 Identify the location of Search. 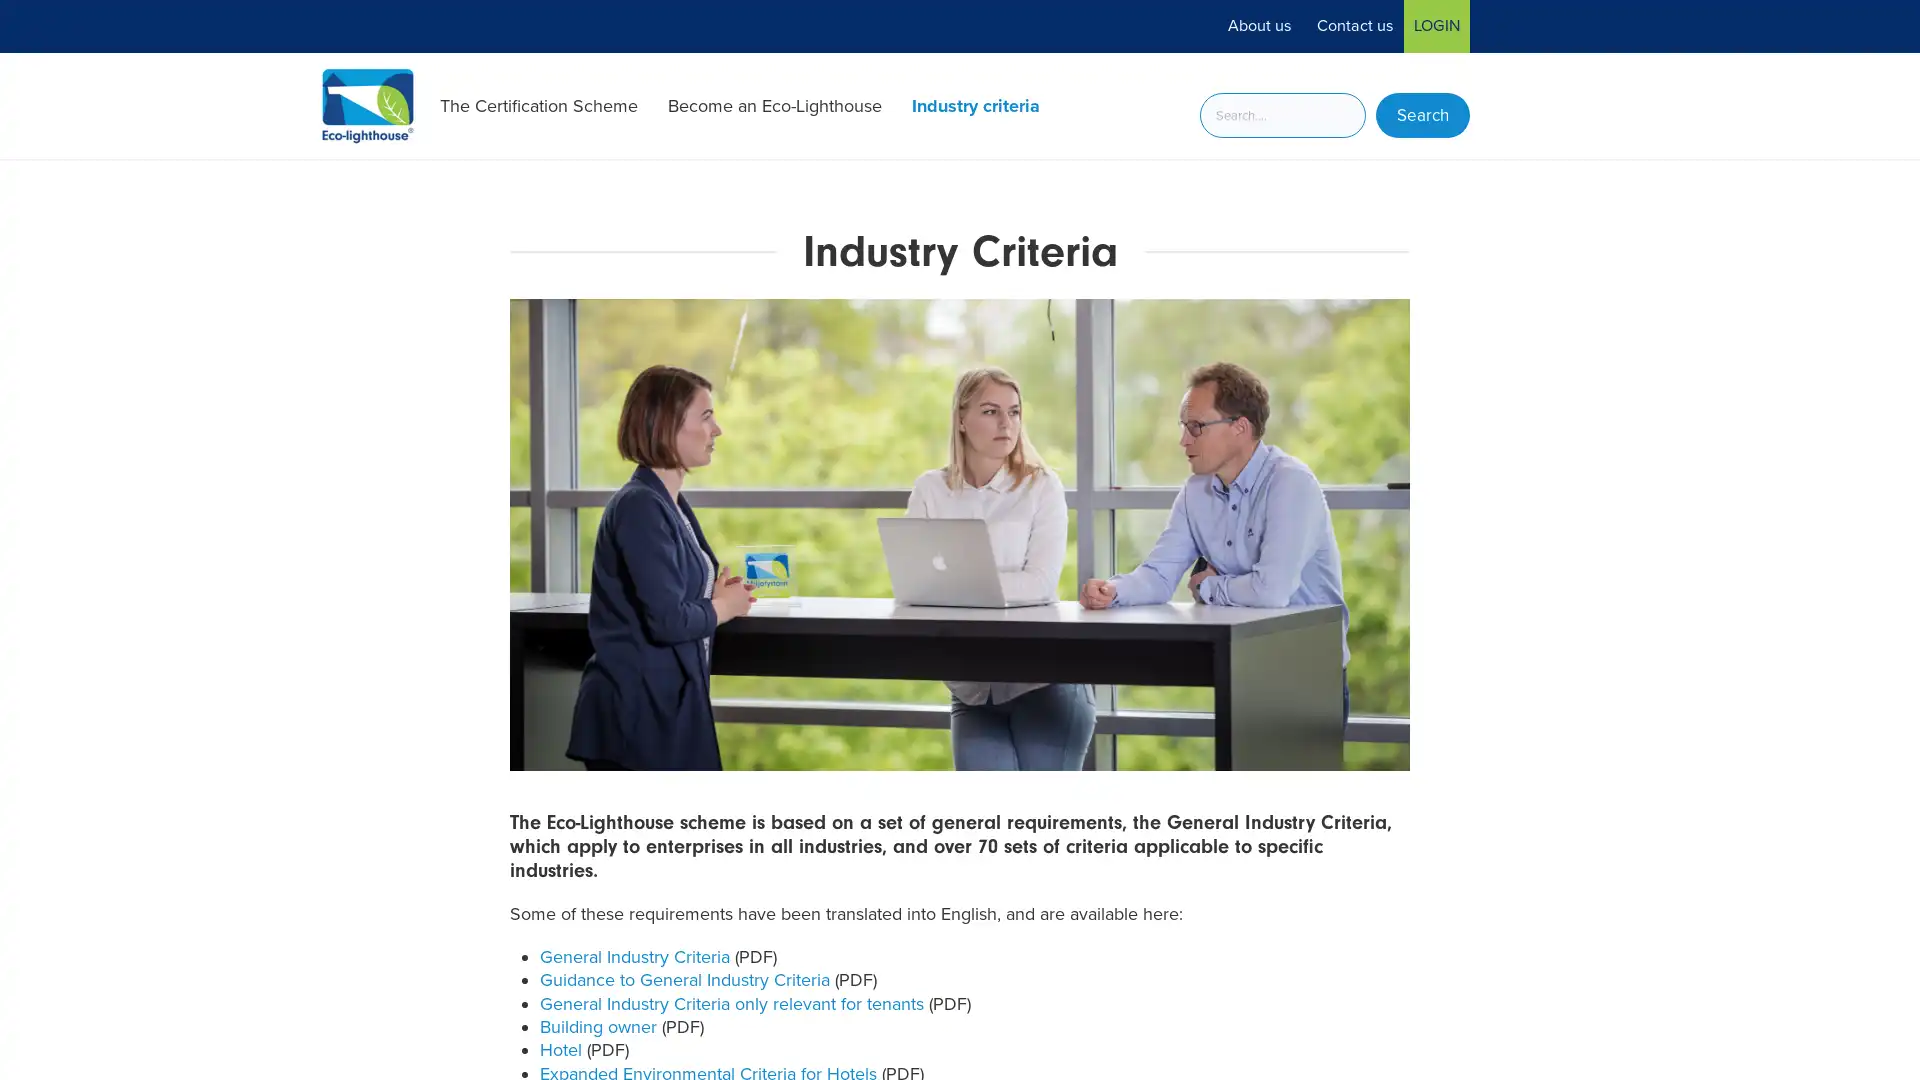
(1421, 115).